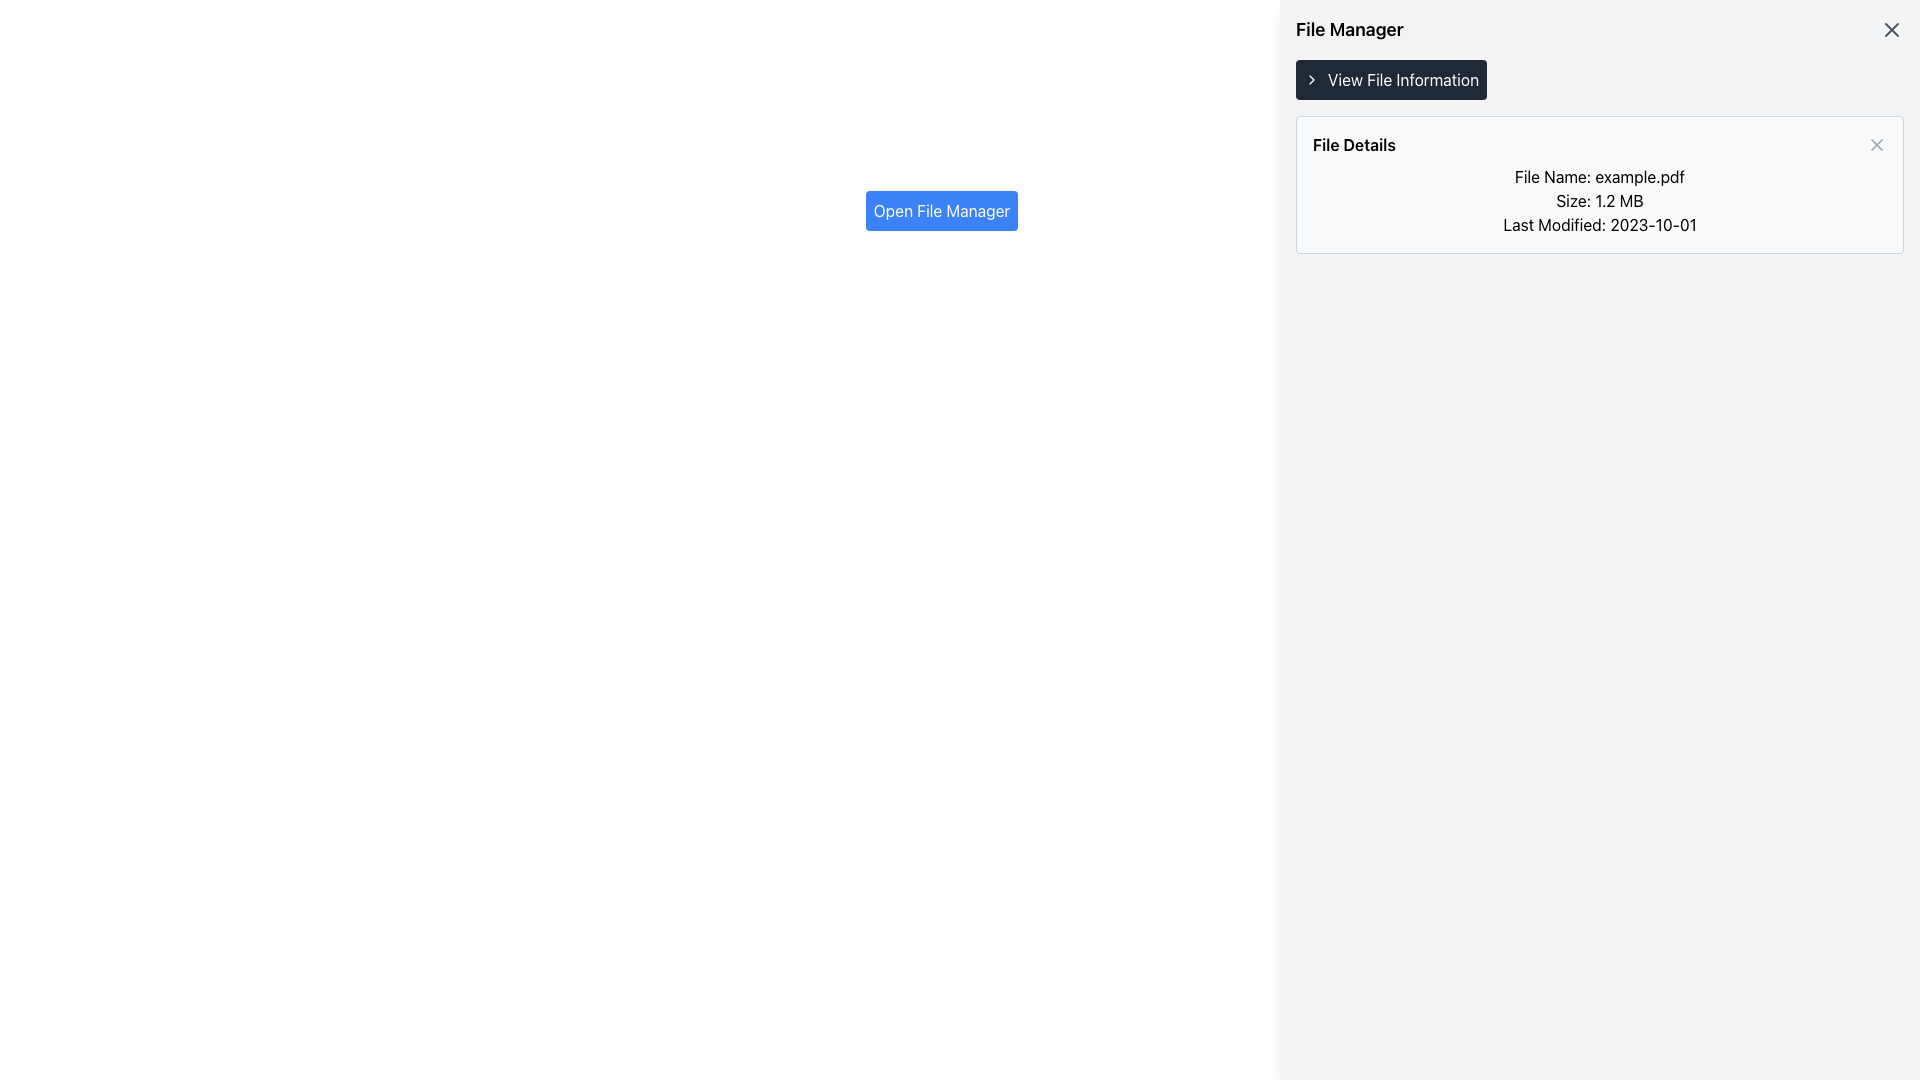  What do you see at coordinates (1598, 224) in the screenshot?
I see `the text label displaying 'Last Modified: 2023-10-01' in the 'File Details' section of the 'File Manager'` at bounding box center [1598, 224].